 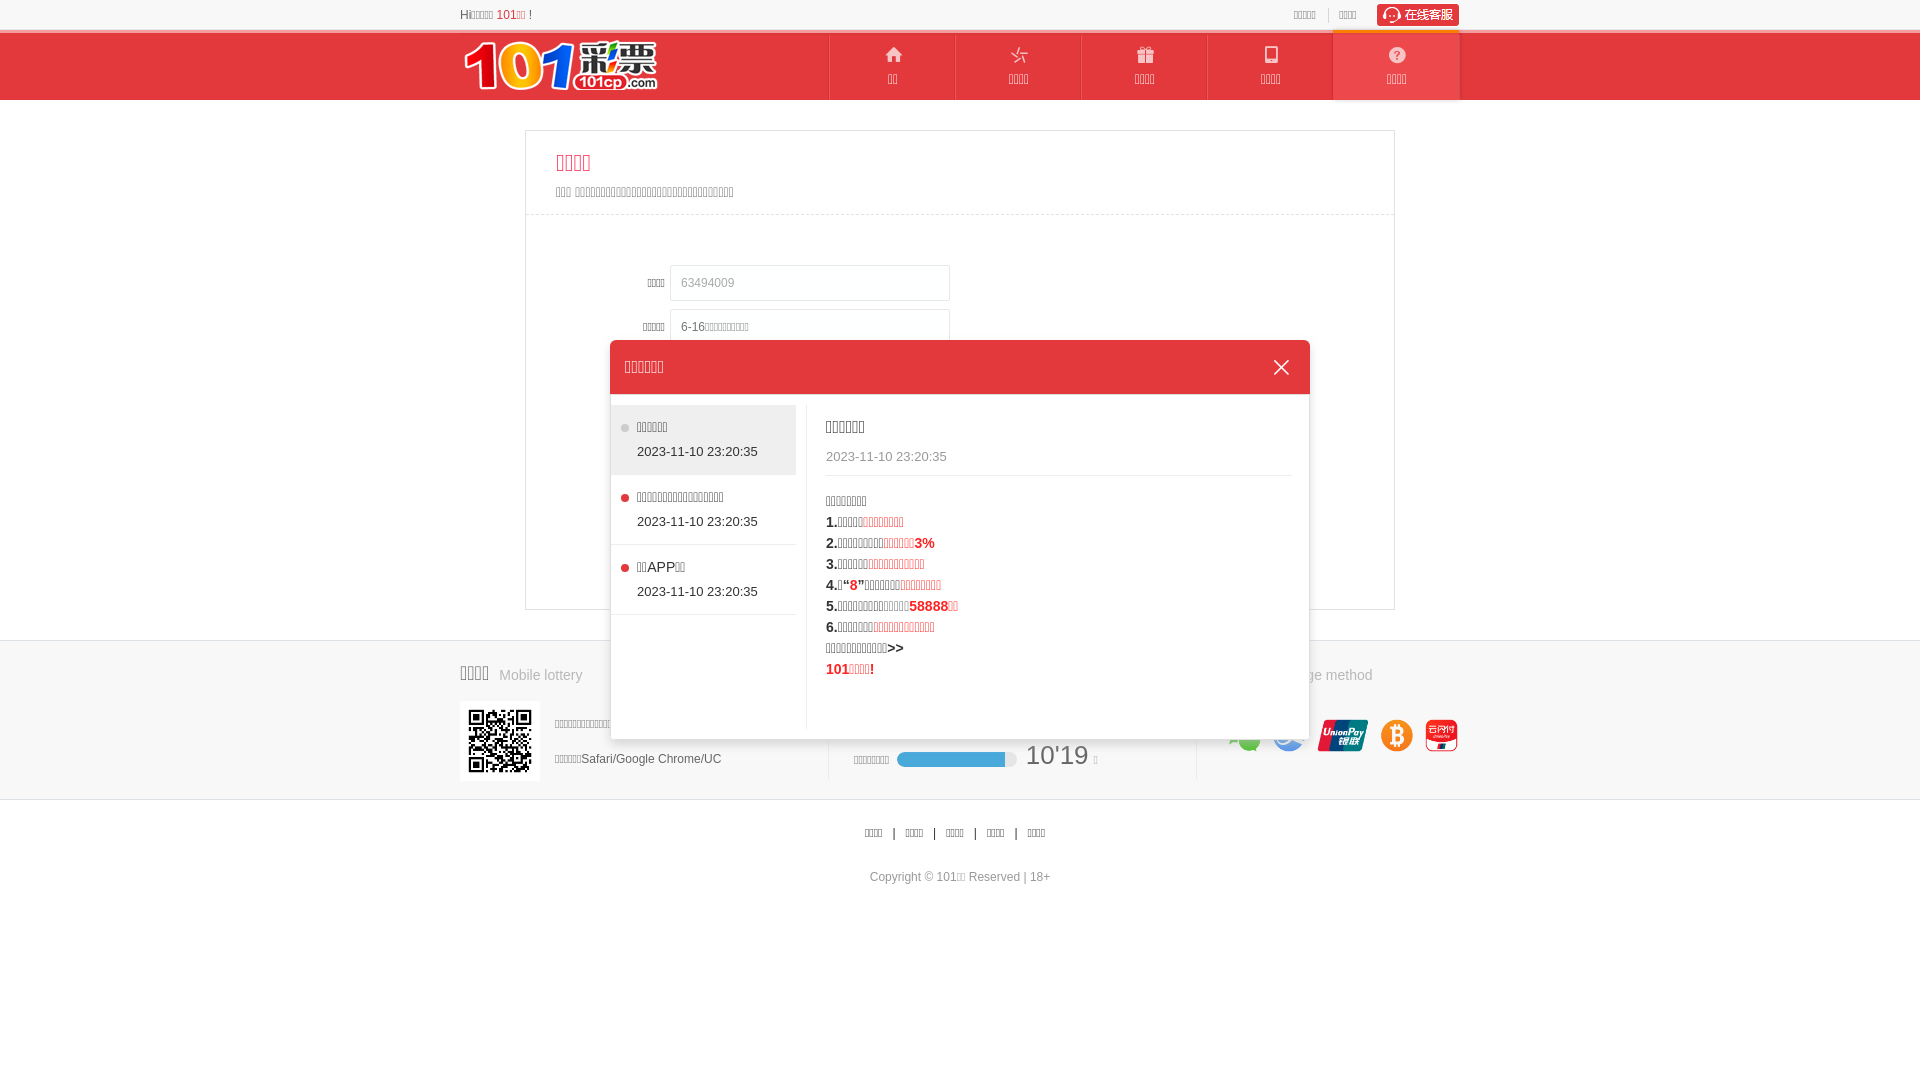 What do you see at coordinates (933, 833) in the screenshot?
I see `'|'` at bounding box center [933, 833].